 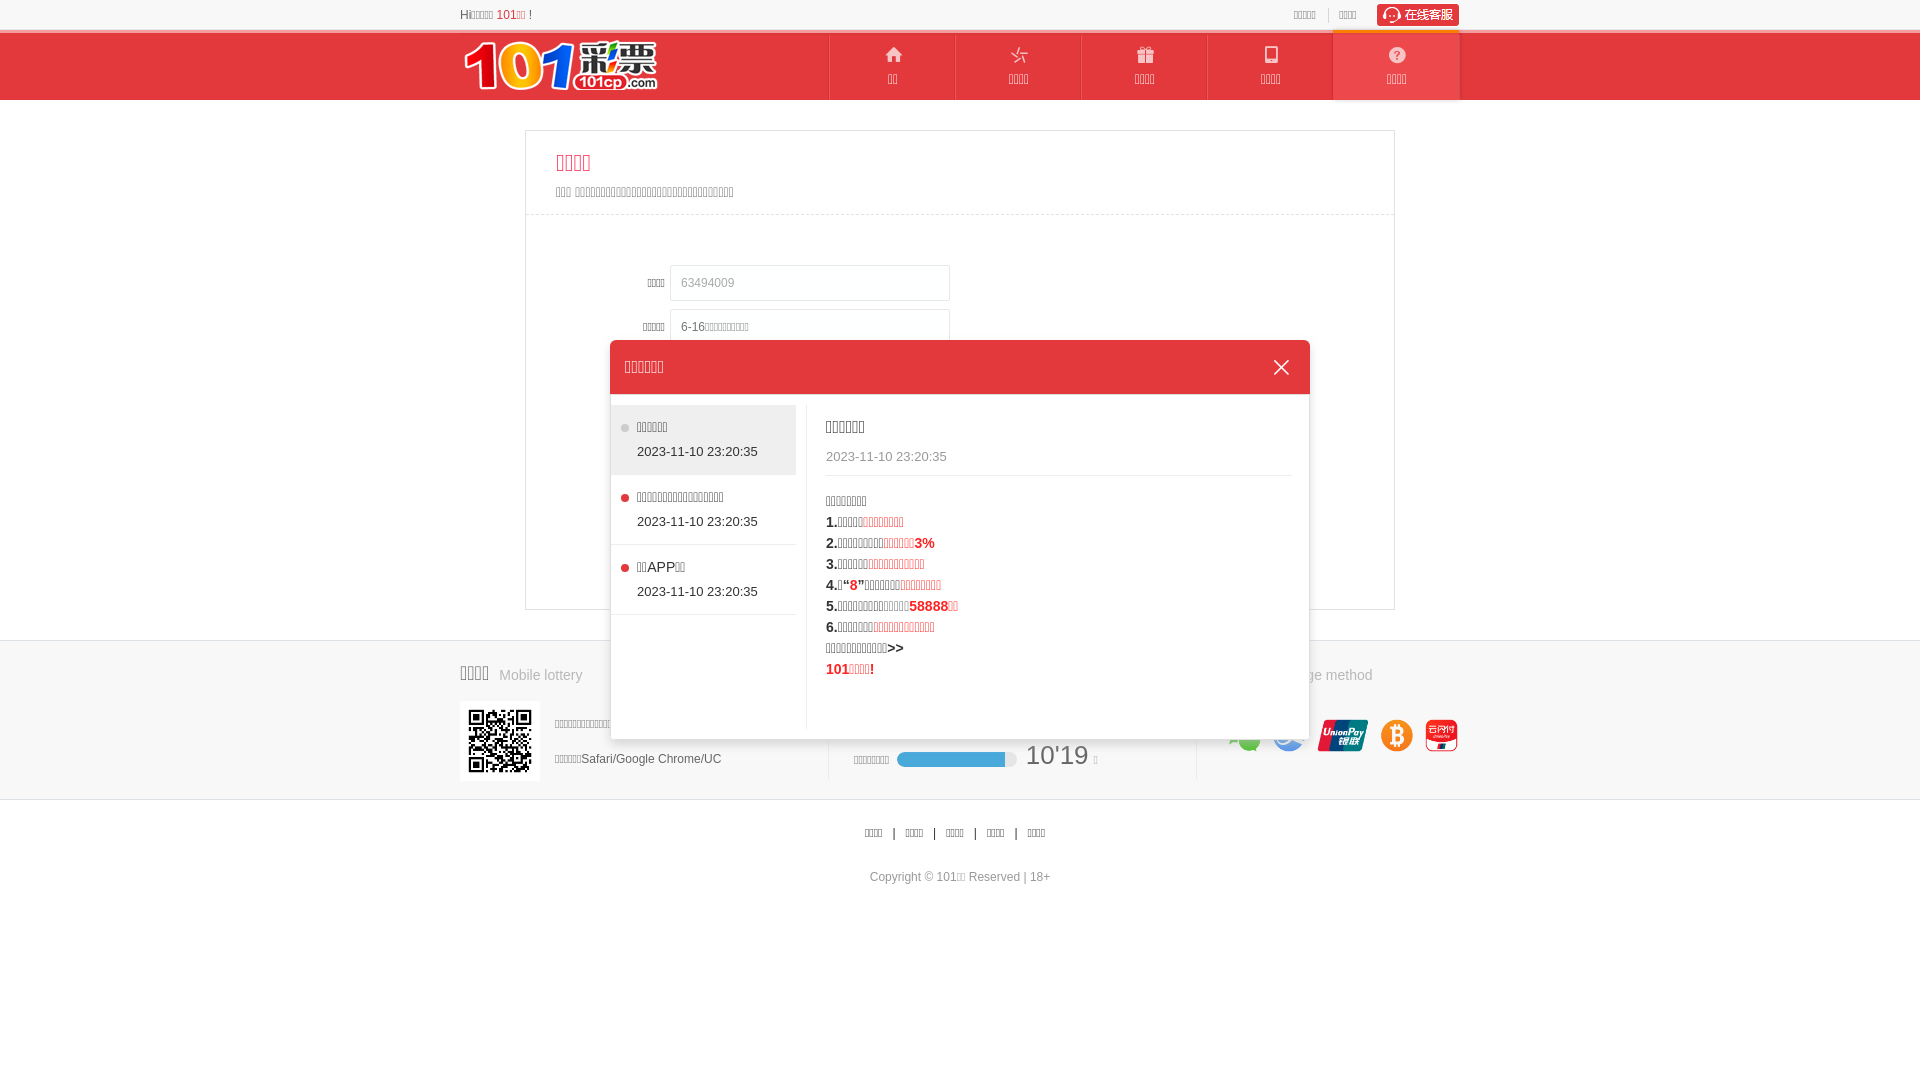 What do you see at coordinates (933, 833) in the screenshot?
I see `'|'` at bounding box center [933, 833].